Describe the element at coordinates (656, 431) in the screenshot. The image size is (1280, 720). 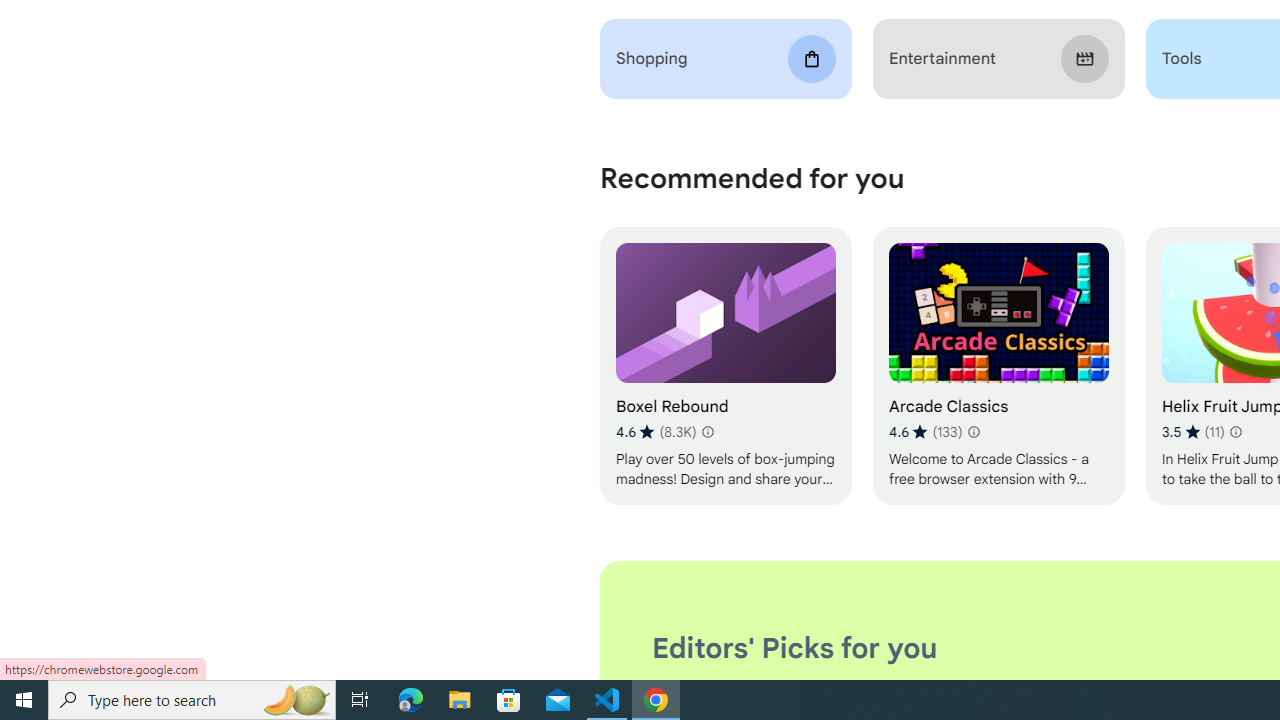
I see `'Average rating 4.6 out of 5 stars. 8.3K ratings.'` at that location.